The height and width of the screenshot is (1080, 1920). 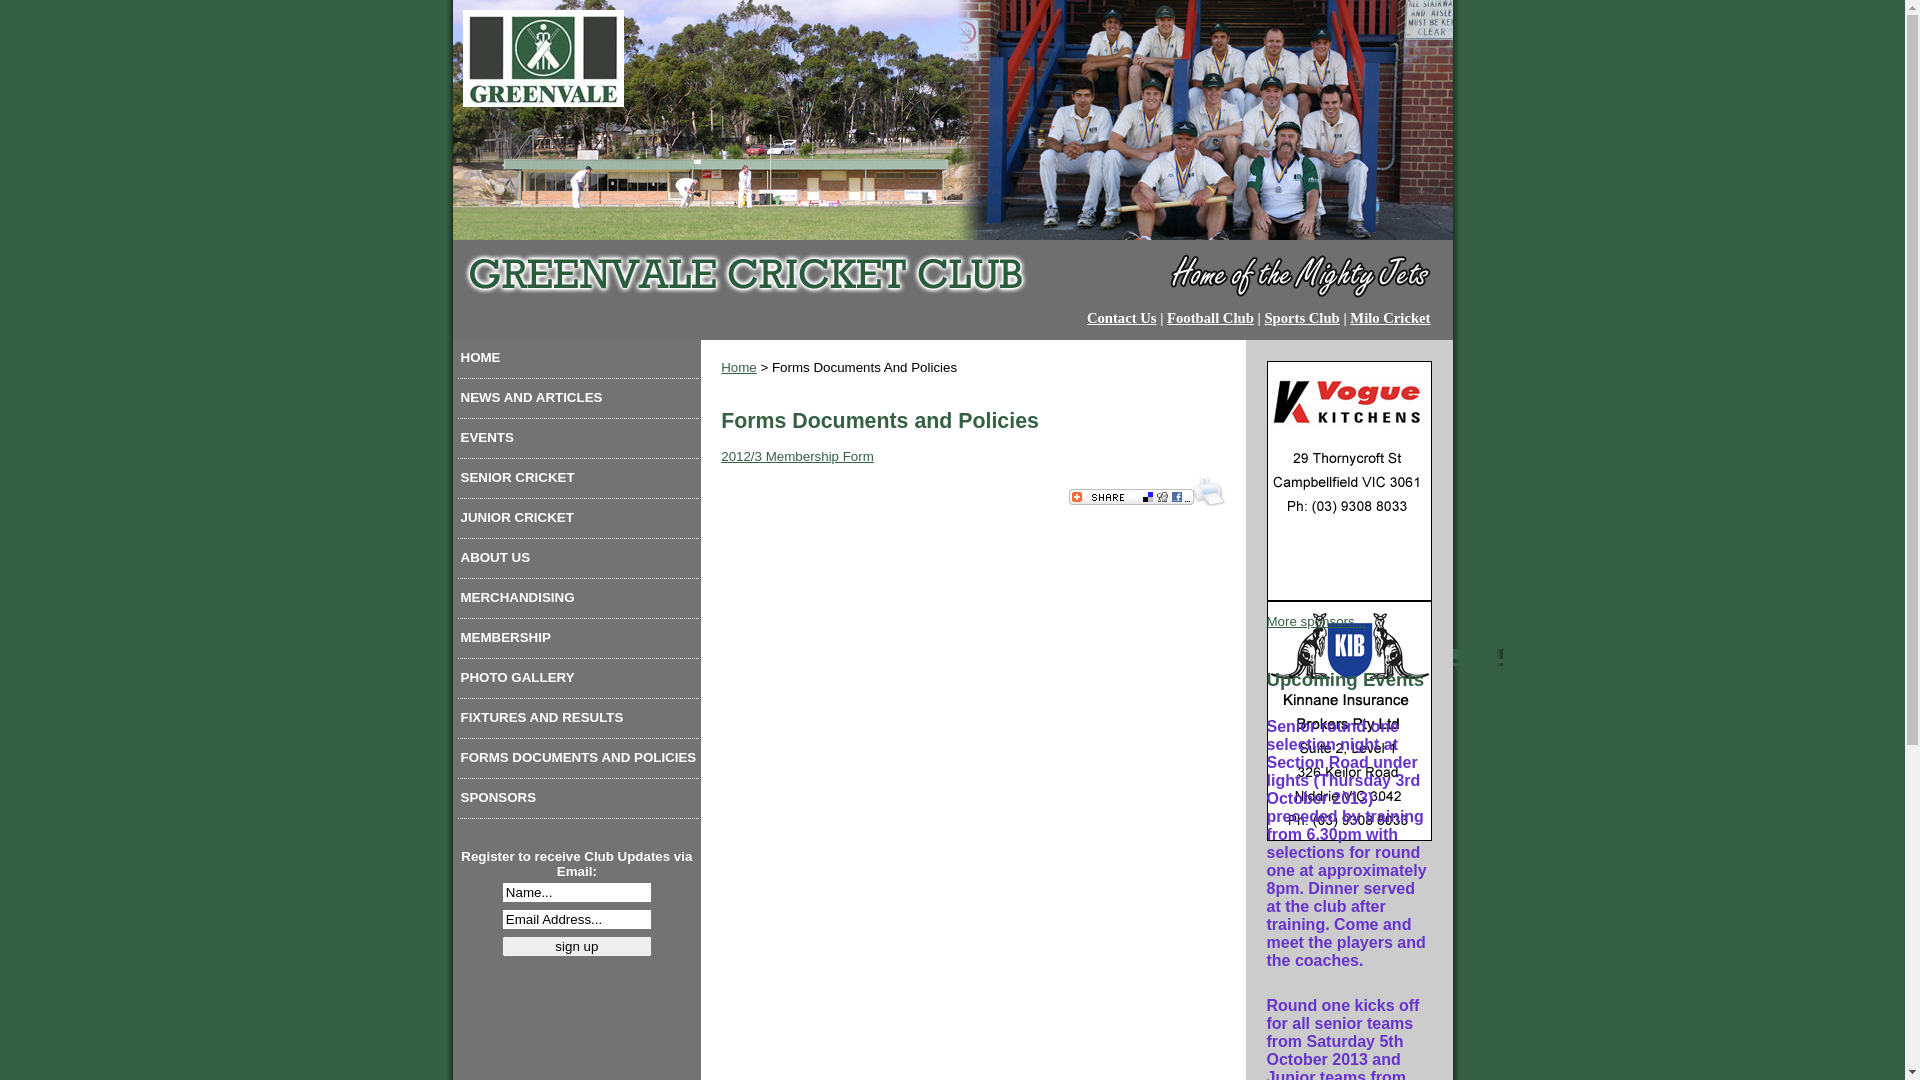 I want to click on 'FORMS DOCUMENTS AND POLICIES', so click(x=578, y=762).